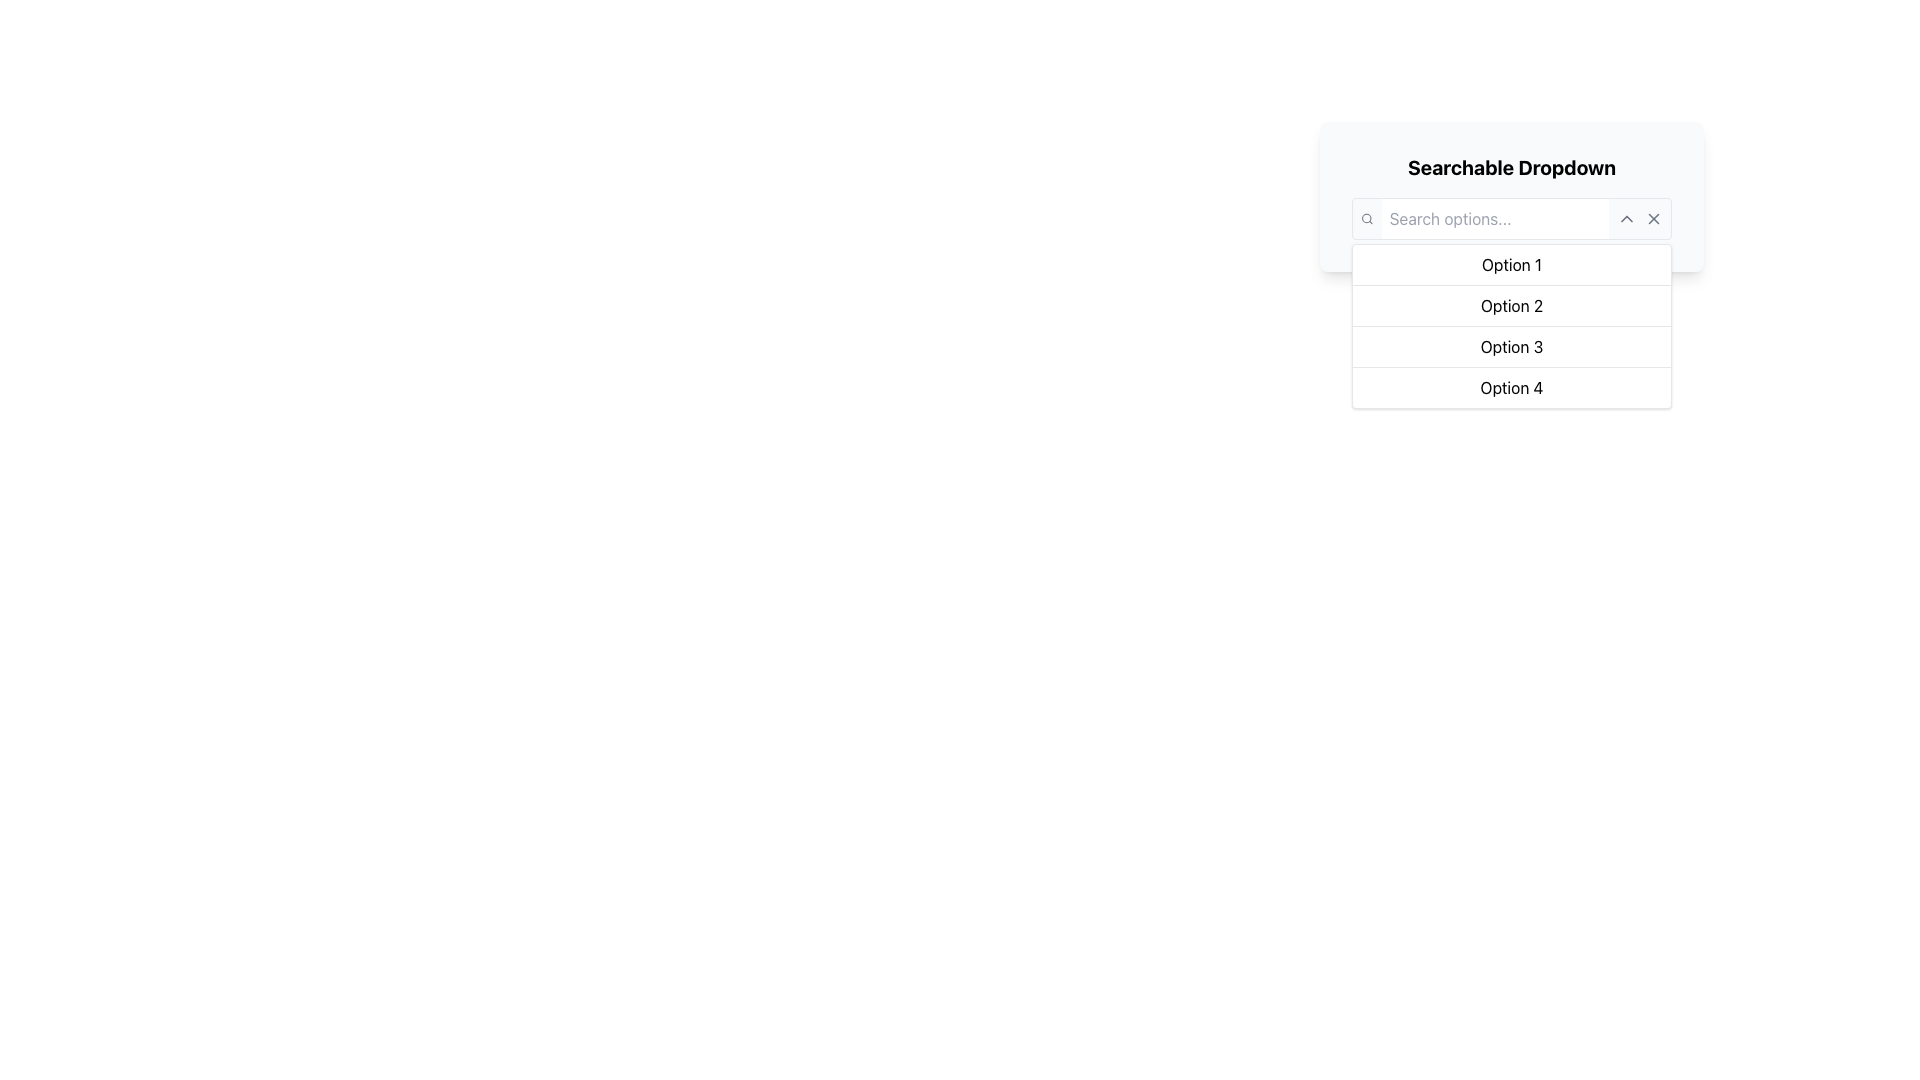 Image resolution: width=1920 pixels, height=1080 pixels. Describe the element at coordinates (1654, 219) in the screenshot. I see `the clear button located in the upper-right section of the dropdown interface, which clears the text in the search input field` at that location.